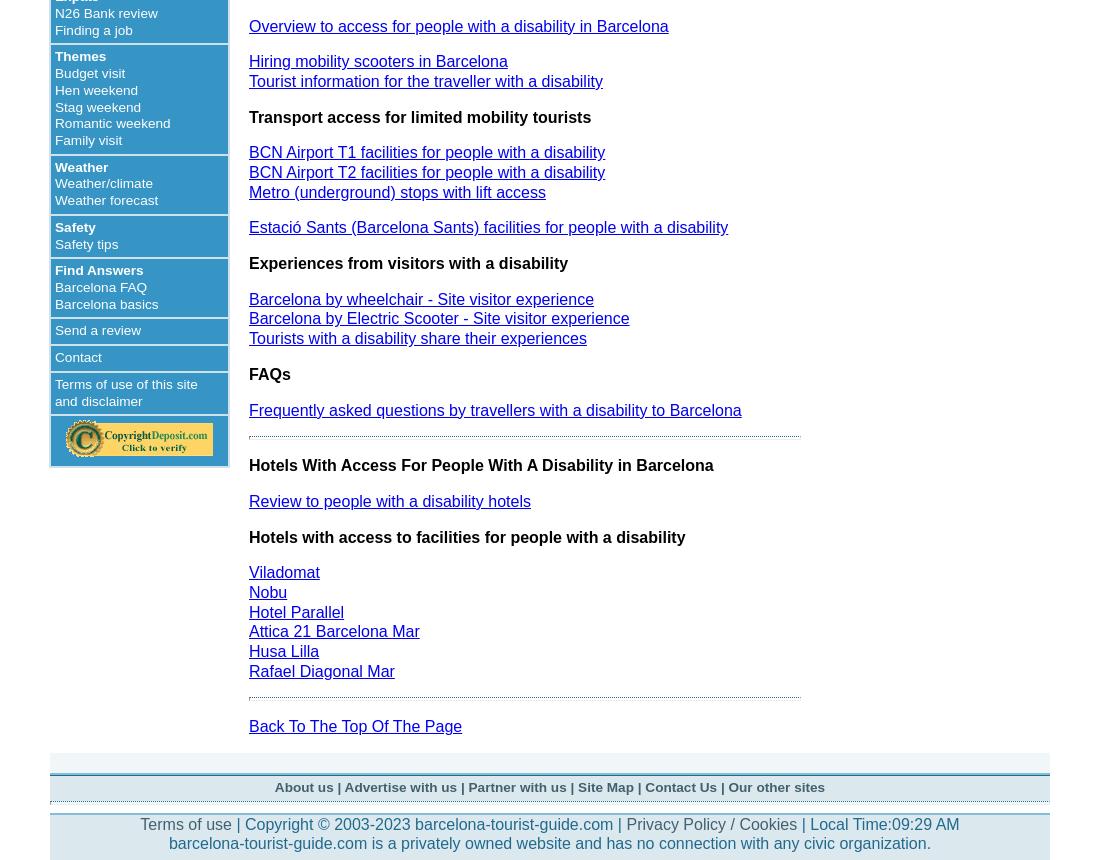 The image size is (1100, 860). What do you see at coordinates (81, 165) in the screenshot?
I see `'Weather'` at bounding box center [81, 165].